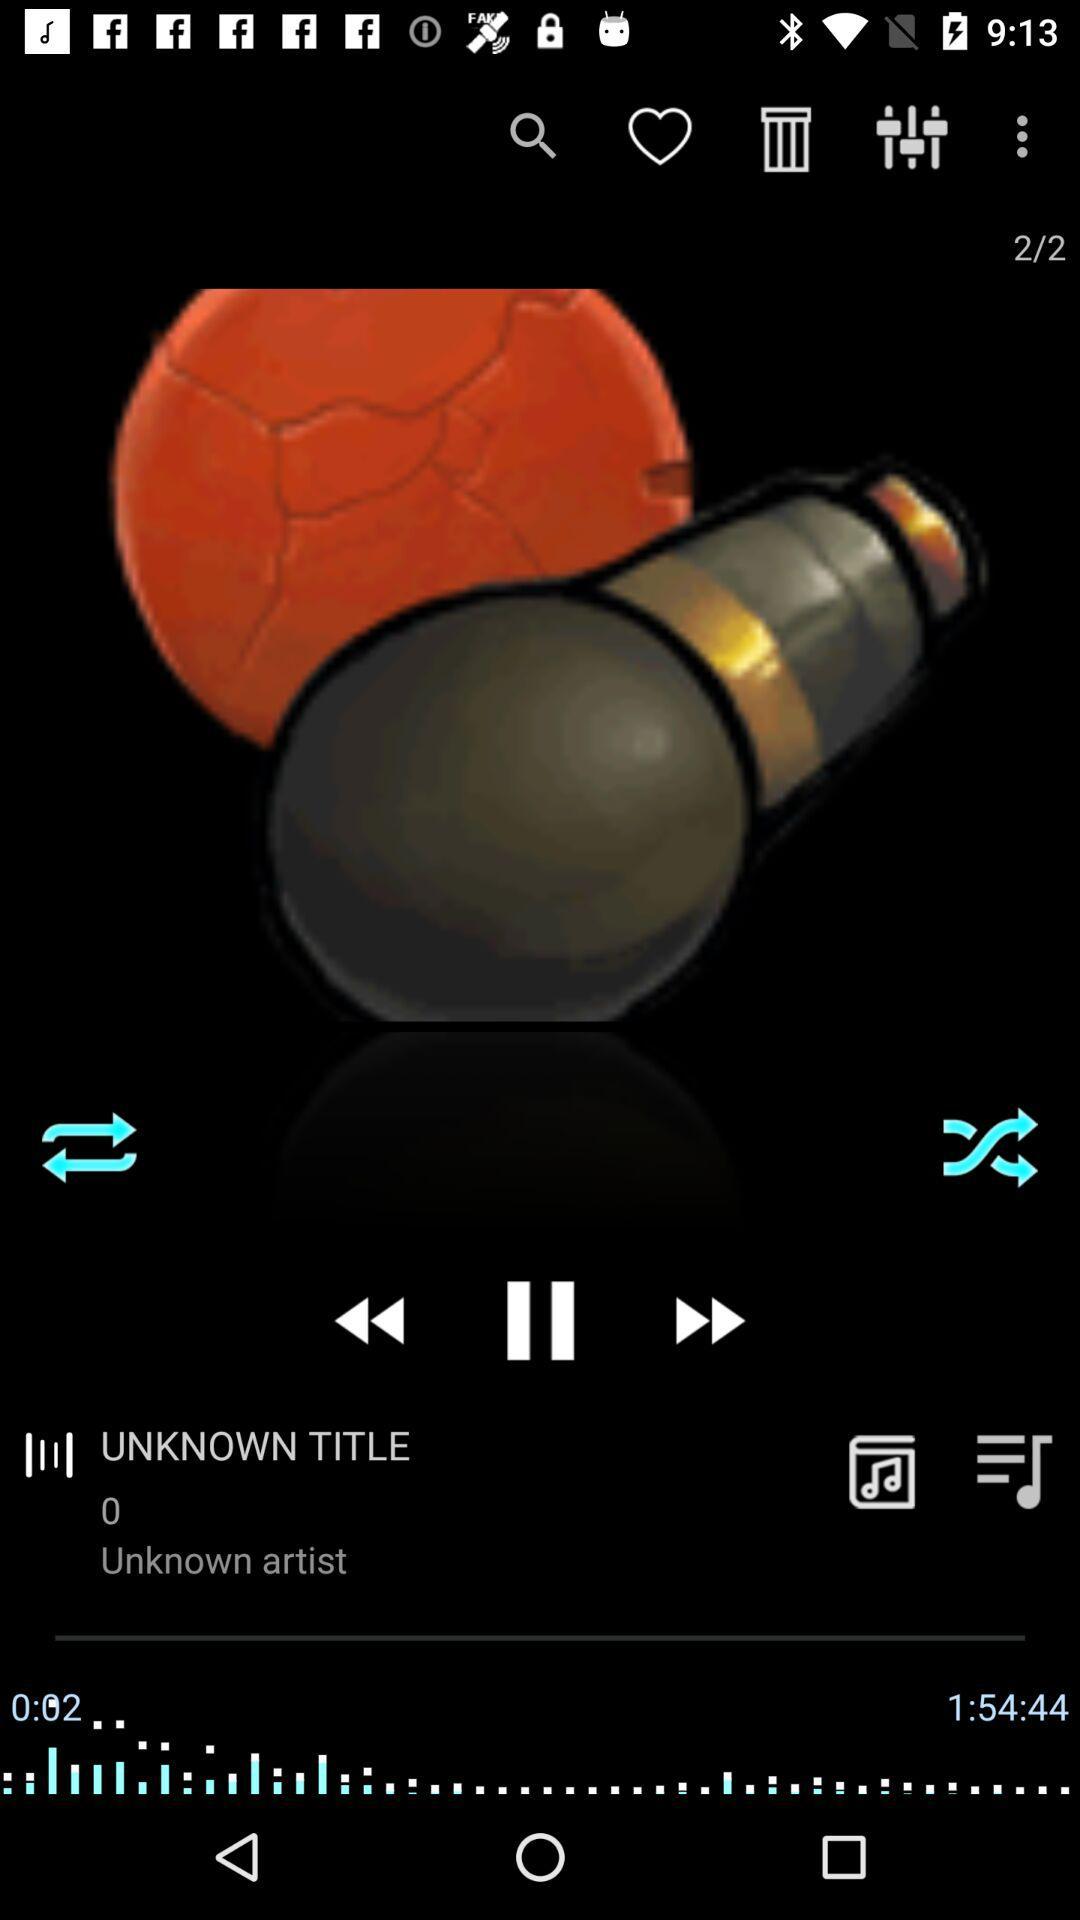 The width and height of the screenshot is (1080, 1920). Describe the element at coordinates (540, 1320) in the screenshot. I see `the pause icon` at that location.